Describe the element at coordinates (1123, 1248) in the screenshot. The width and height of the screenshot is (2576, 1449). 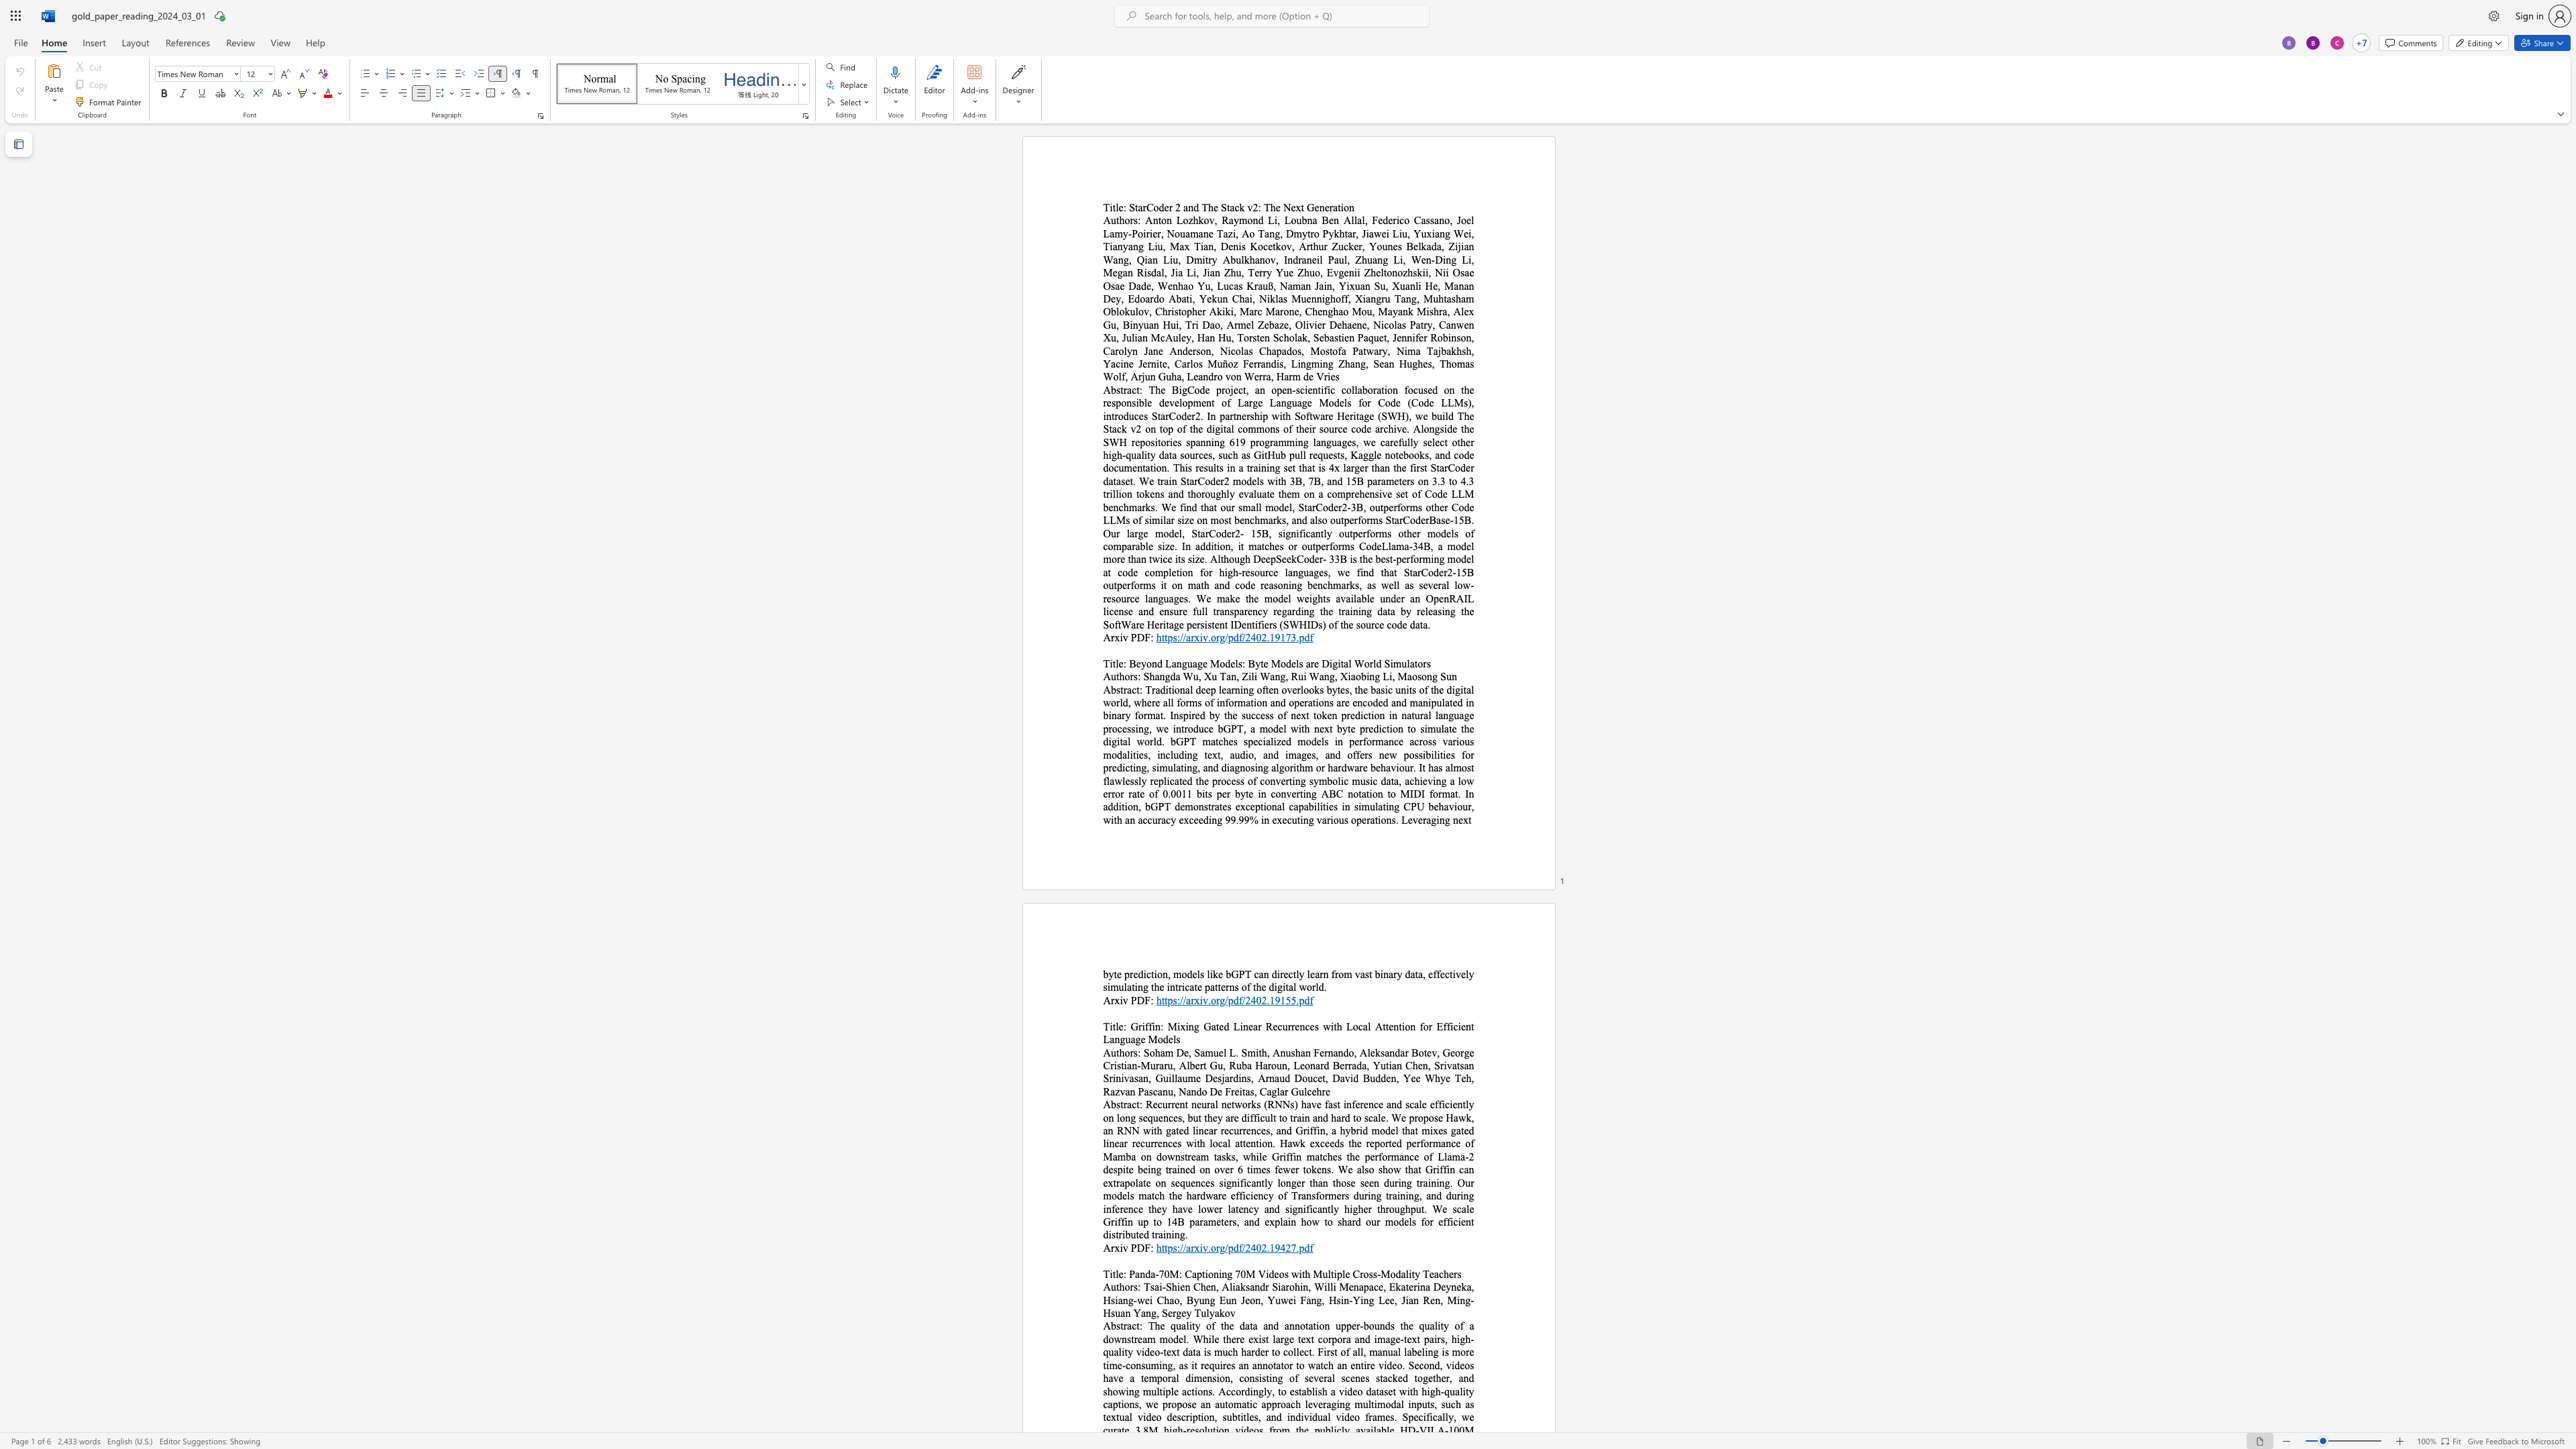
I see `the space between the continuous character "i" and "v" in the text` at that location.